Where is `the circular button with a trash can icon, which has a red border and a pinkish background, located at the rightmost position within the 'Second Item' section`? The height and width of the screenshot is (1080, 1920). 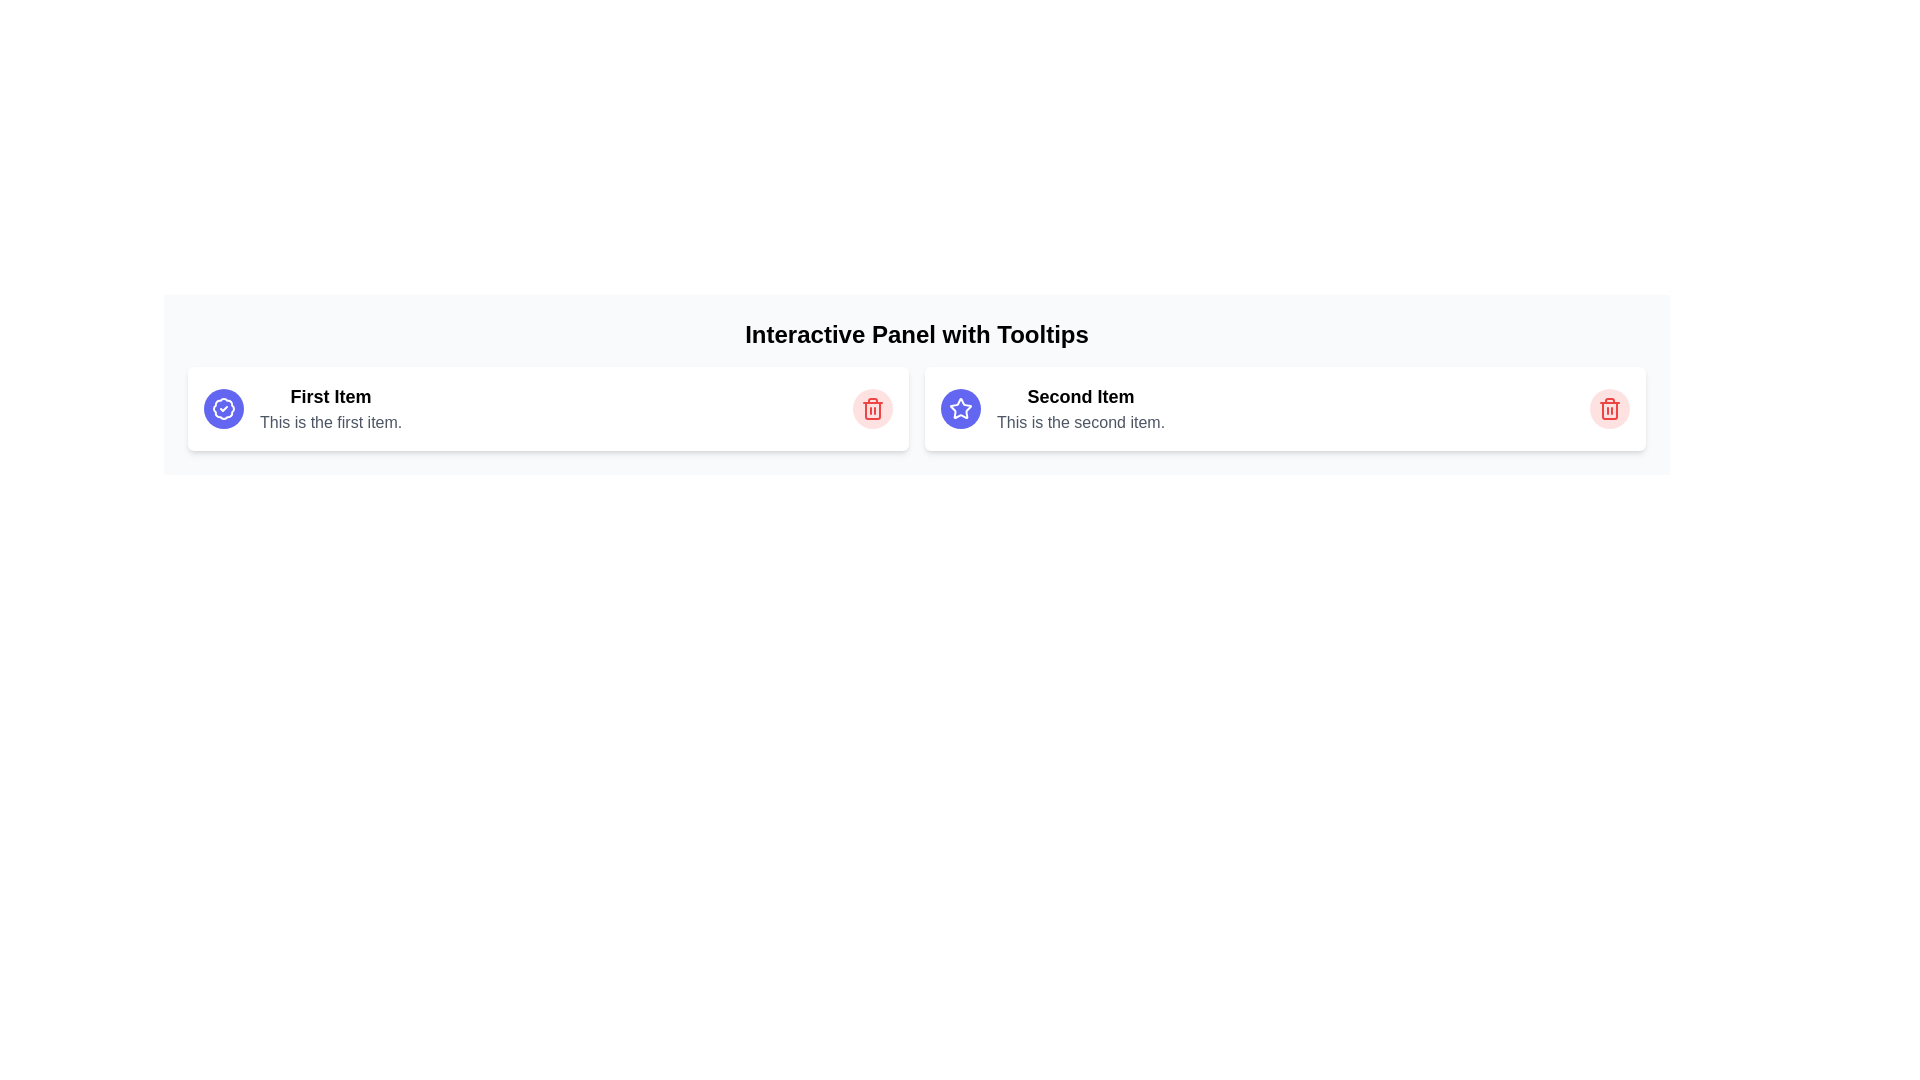
the circular button with a trash can icon, which has a red border and a pinkish background, located at the rightmost position within the 'Second Item' section is located at coordinates (1609, 407).